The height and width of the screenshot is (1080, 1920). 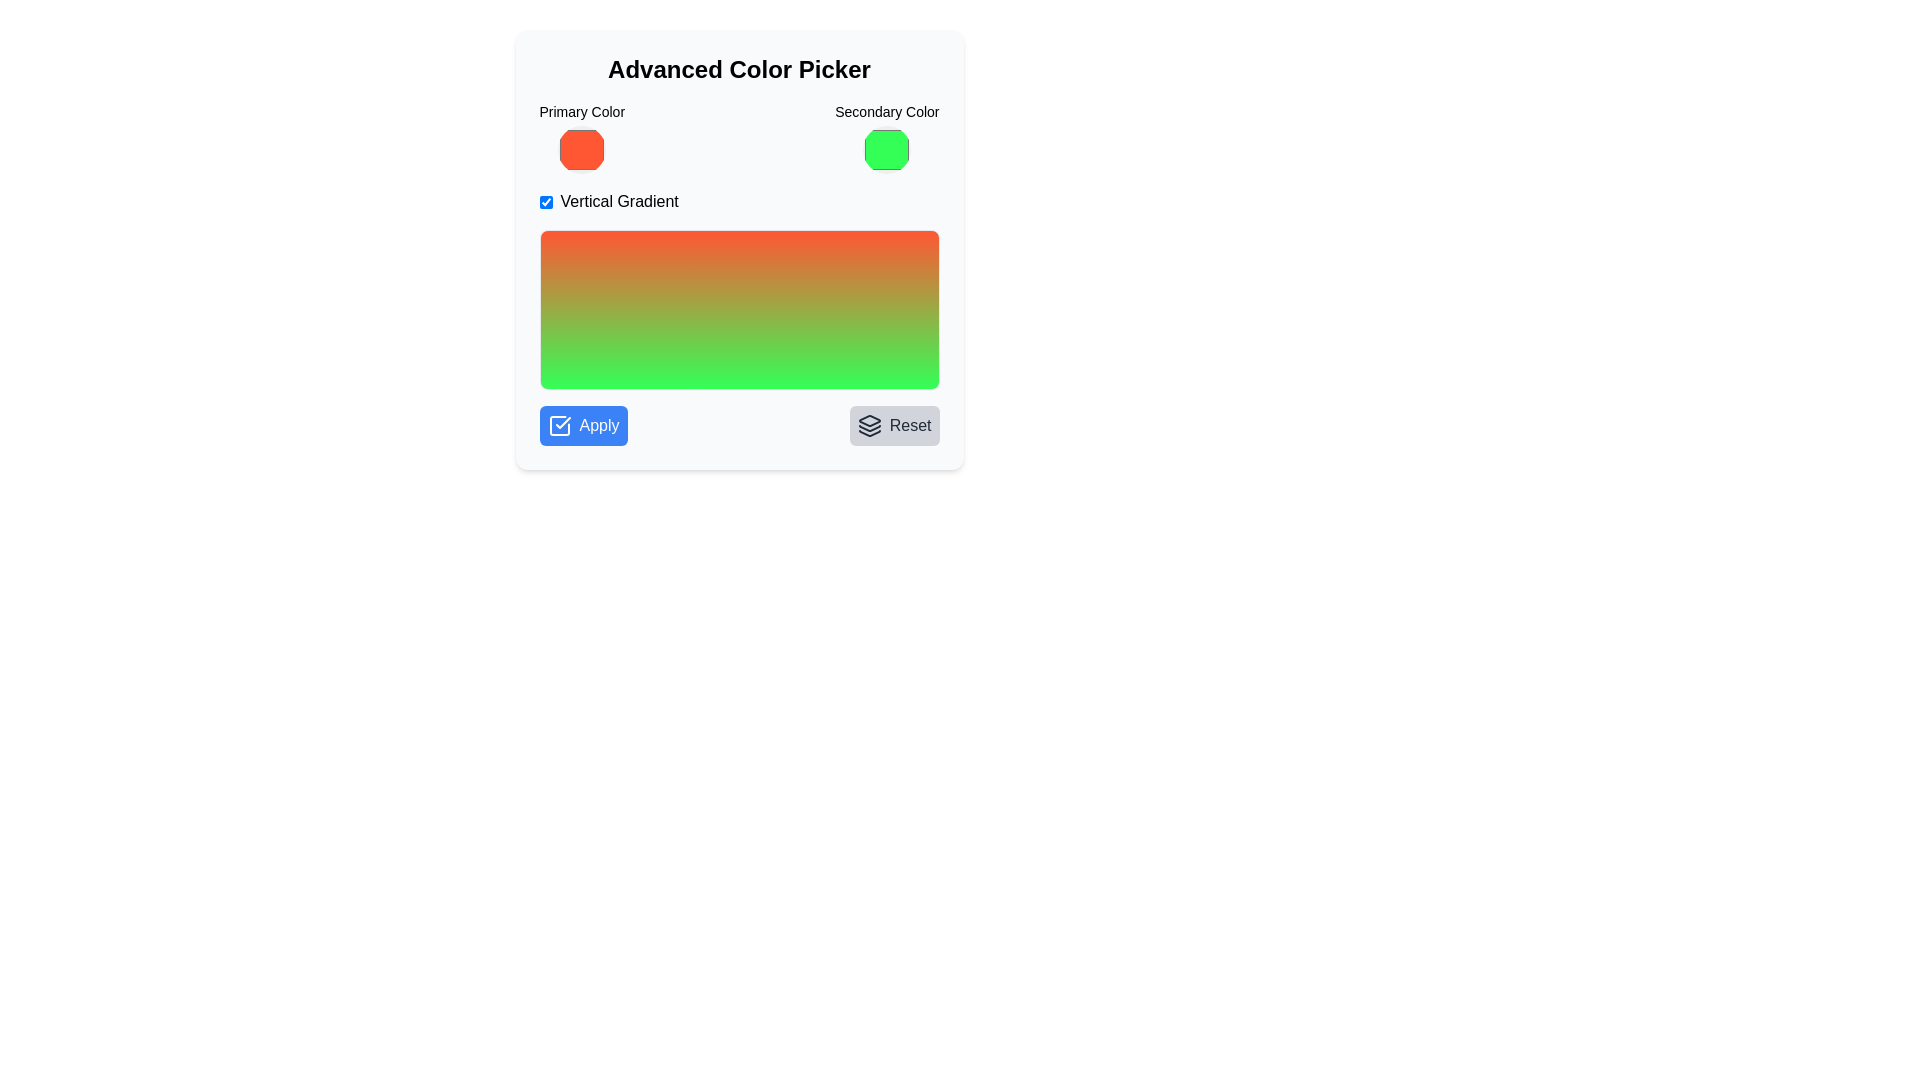 What do you see at coordinates (909, 424) in the screenshot?
I see `text content of the 'Reset' label located to the right of the 'Apply' button in the bottom right corner of the interface` at bounding box center [909, 424].